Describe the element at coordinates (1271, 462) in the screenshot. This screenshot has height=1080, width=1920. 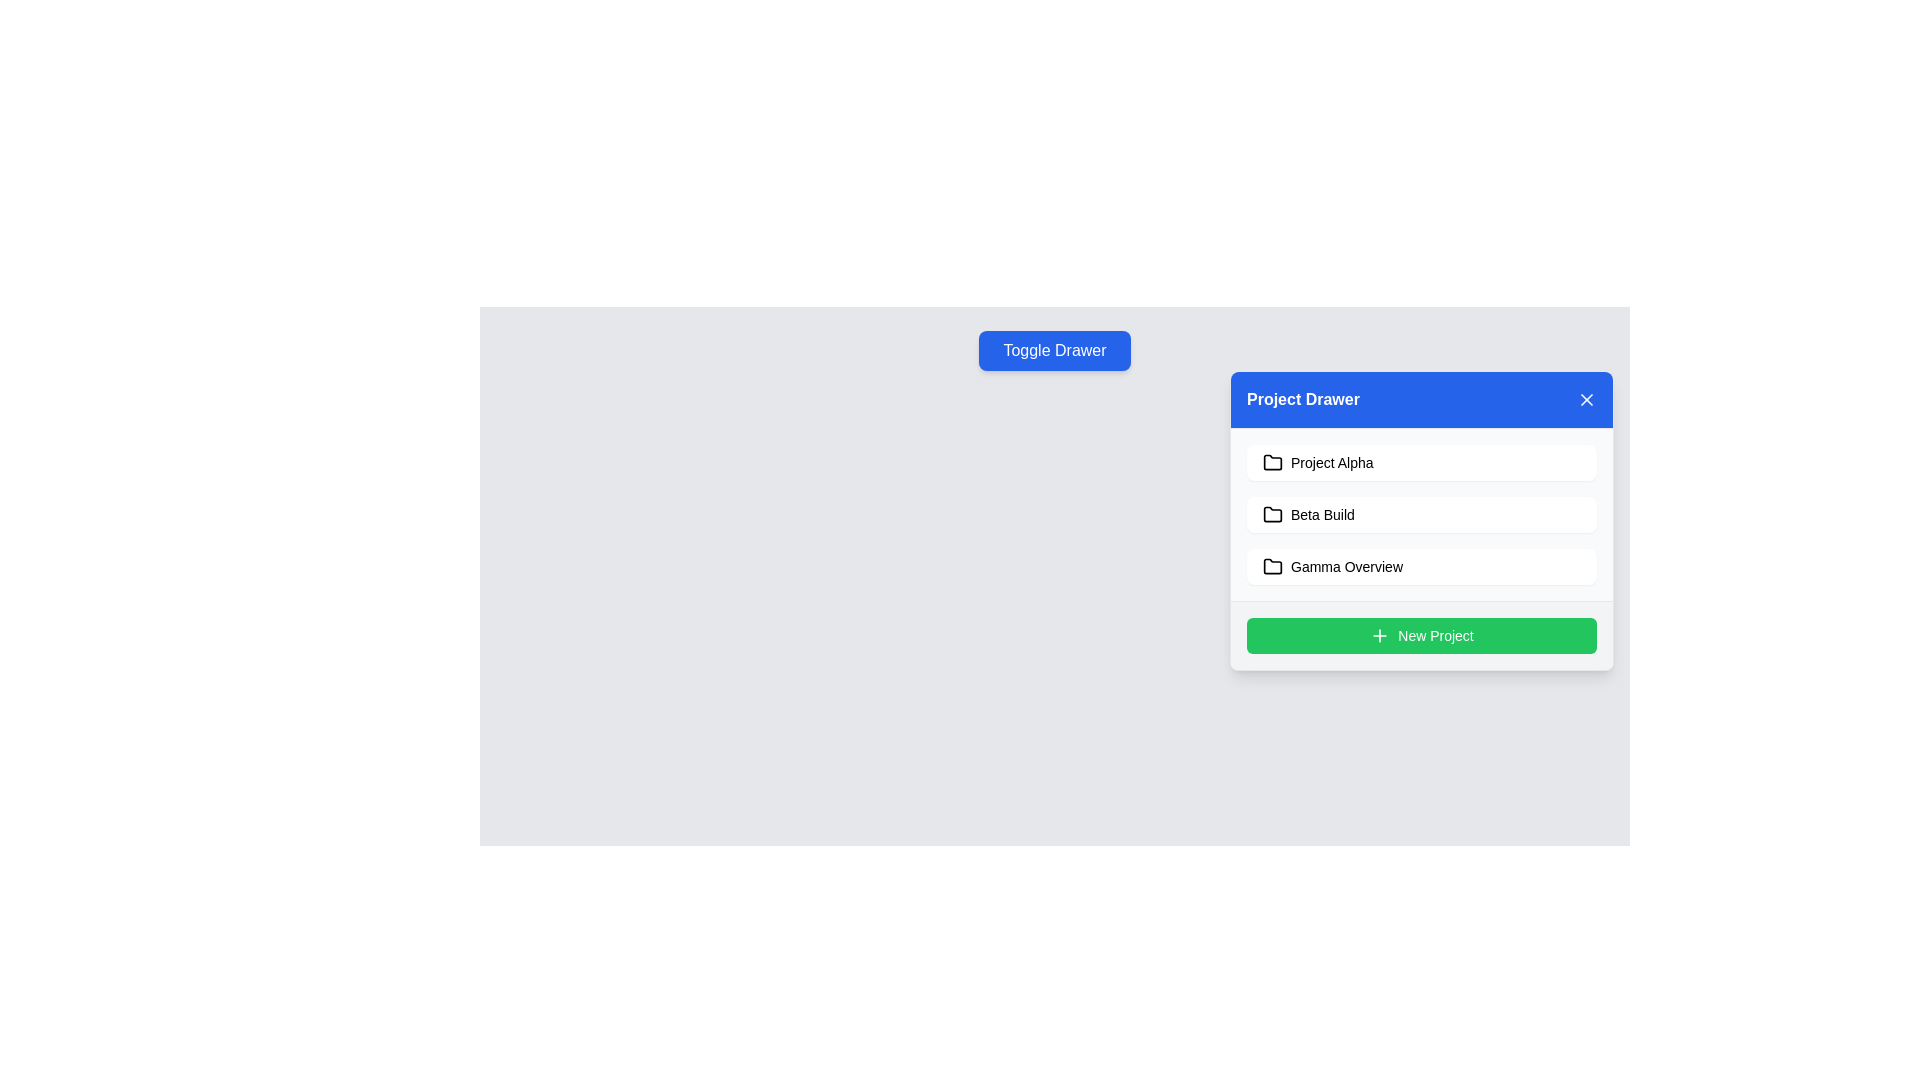
I see `the folder icon located in the 'Project Drawer' which is the first icon to the left of the 'Project Alpha' text` at that location.